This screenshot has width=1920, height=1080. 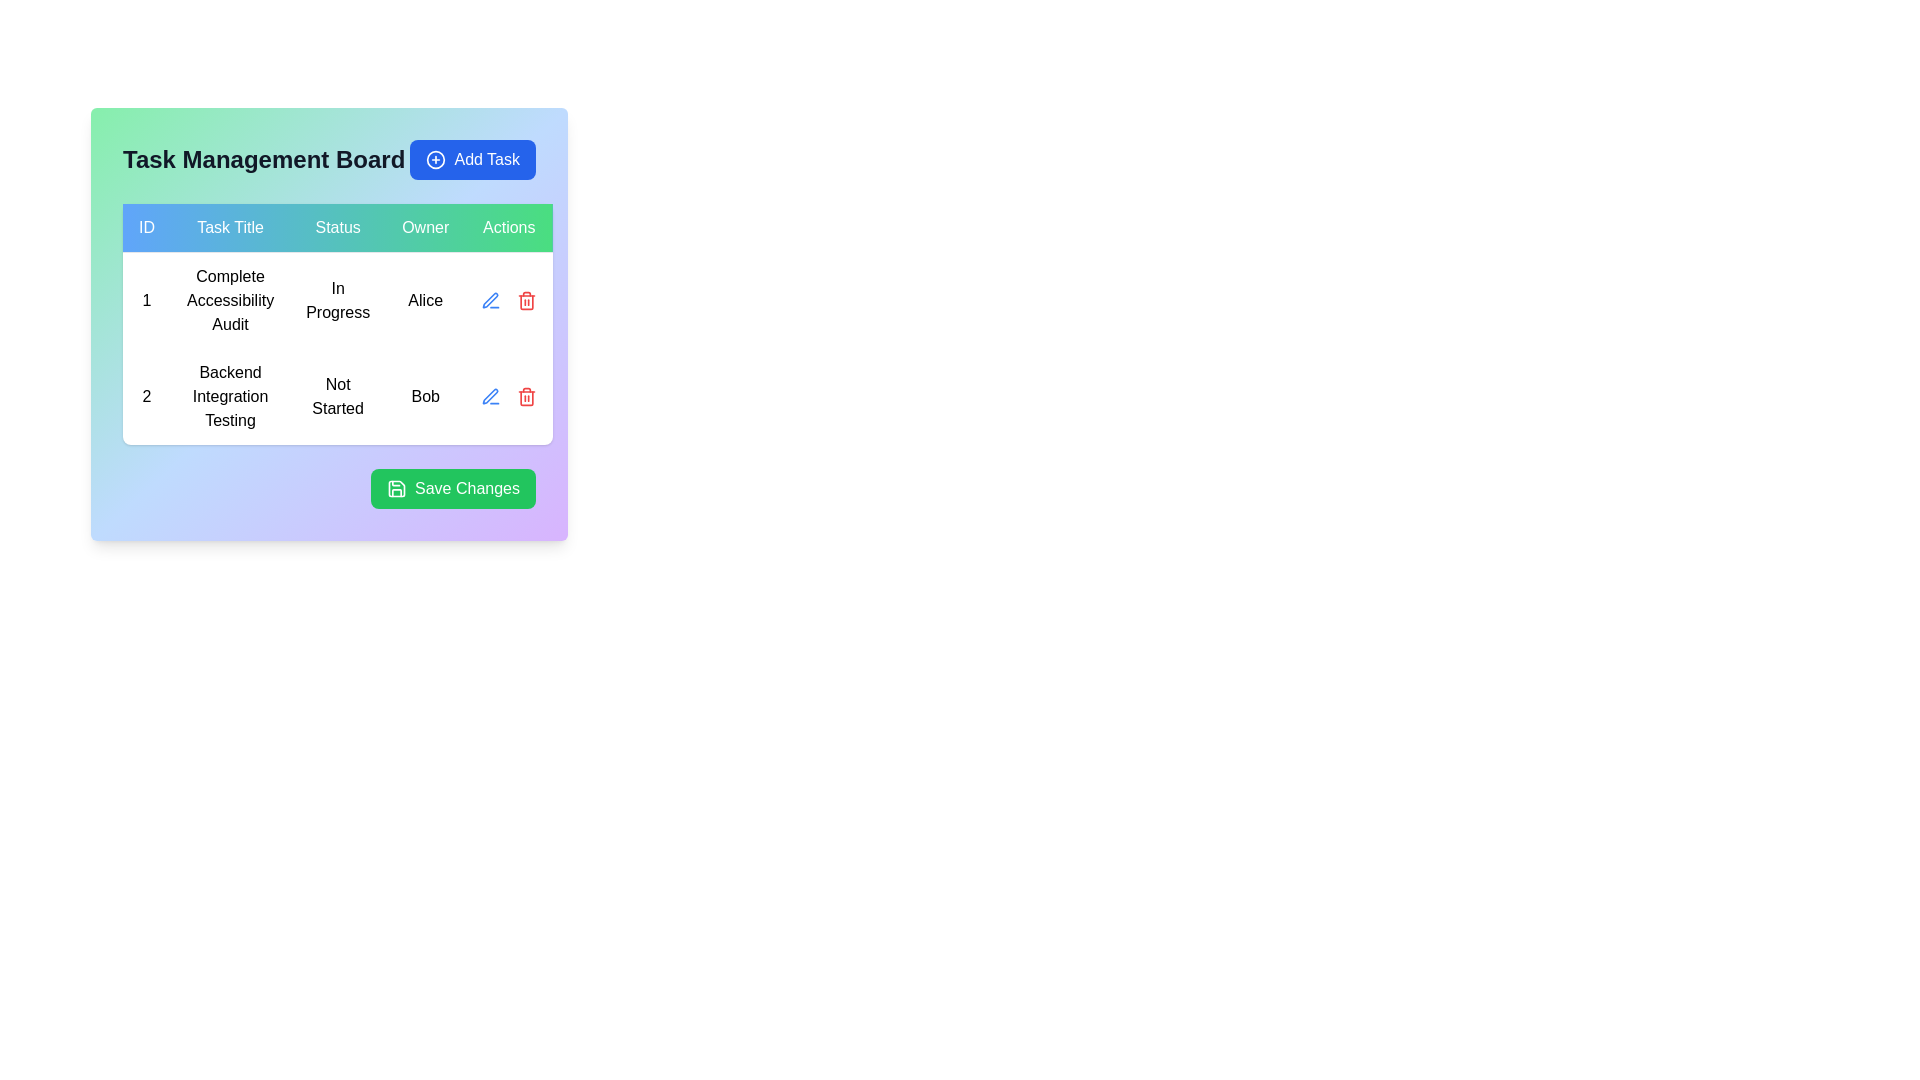 What do you see at coordinates (424, 300) in the screenshot?
I see `the text label indicating the owner of the task 'Complete Accessibility Audit' in the fourth cell of the first row under the 'Owner' column` at bounding box center [424, 300].